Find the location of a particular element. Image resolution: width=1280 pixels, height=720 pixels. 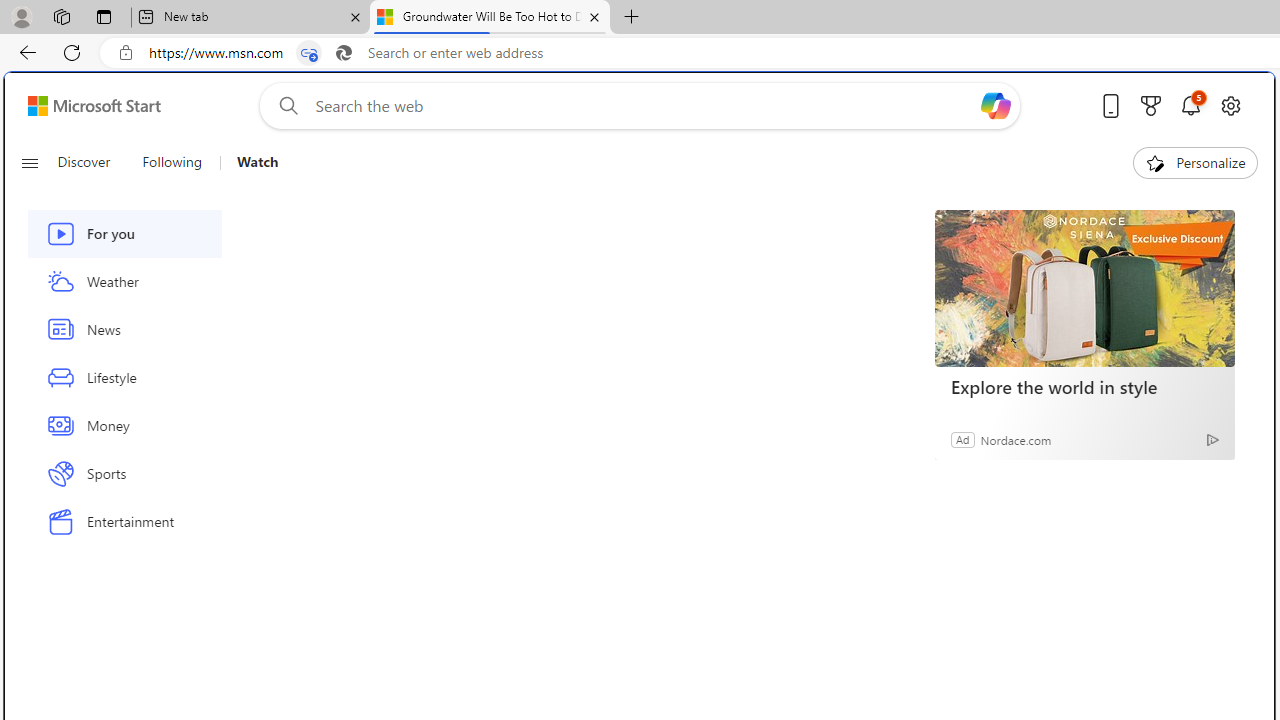

'Enter your search term' is located at coordinates (644, 106).